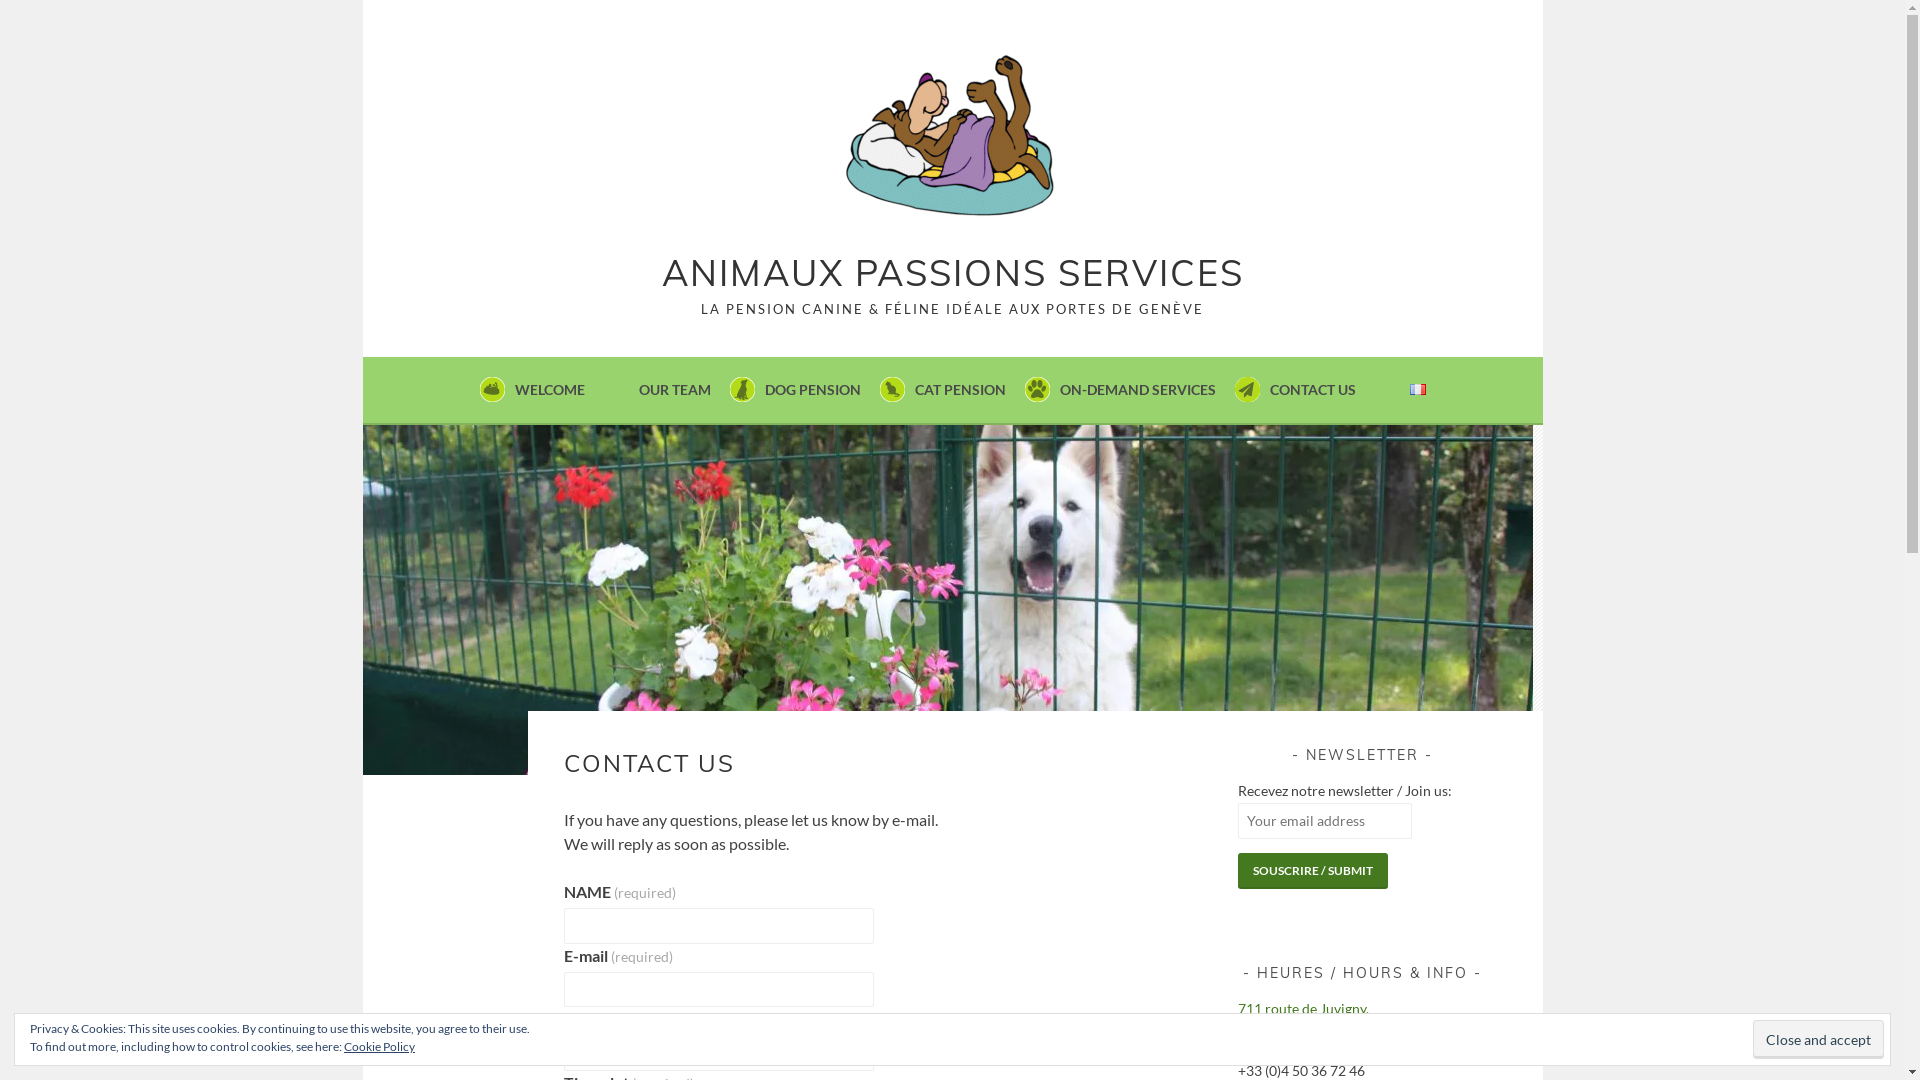  Describe the element at coordinates (637, 389) in the screenshot. I see `'OUR TEAM'` at that location.